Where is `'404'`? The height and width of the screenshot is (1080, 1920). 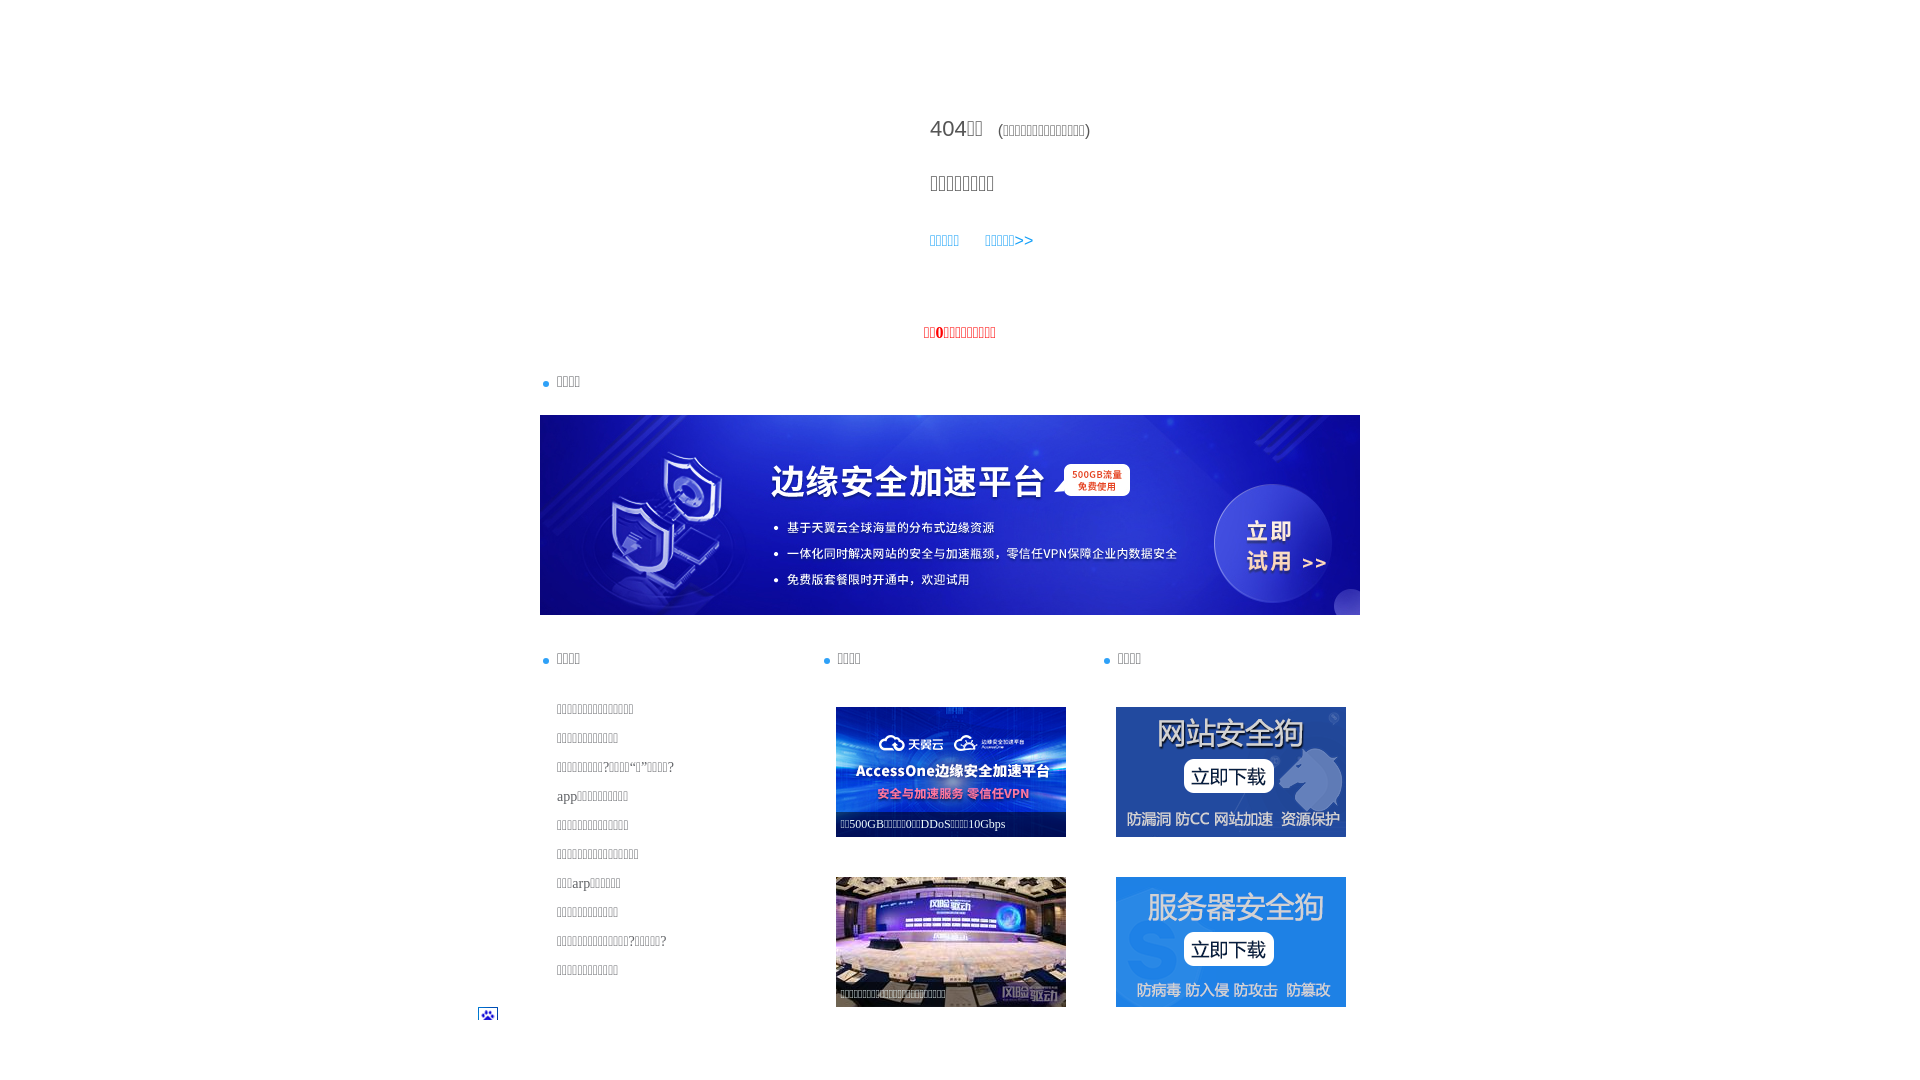 '404' is located at coordinates (929, 128).